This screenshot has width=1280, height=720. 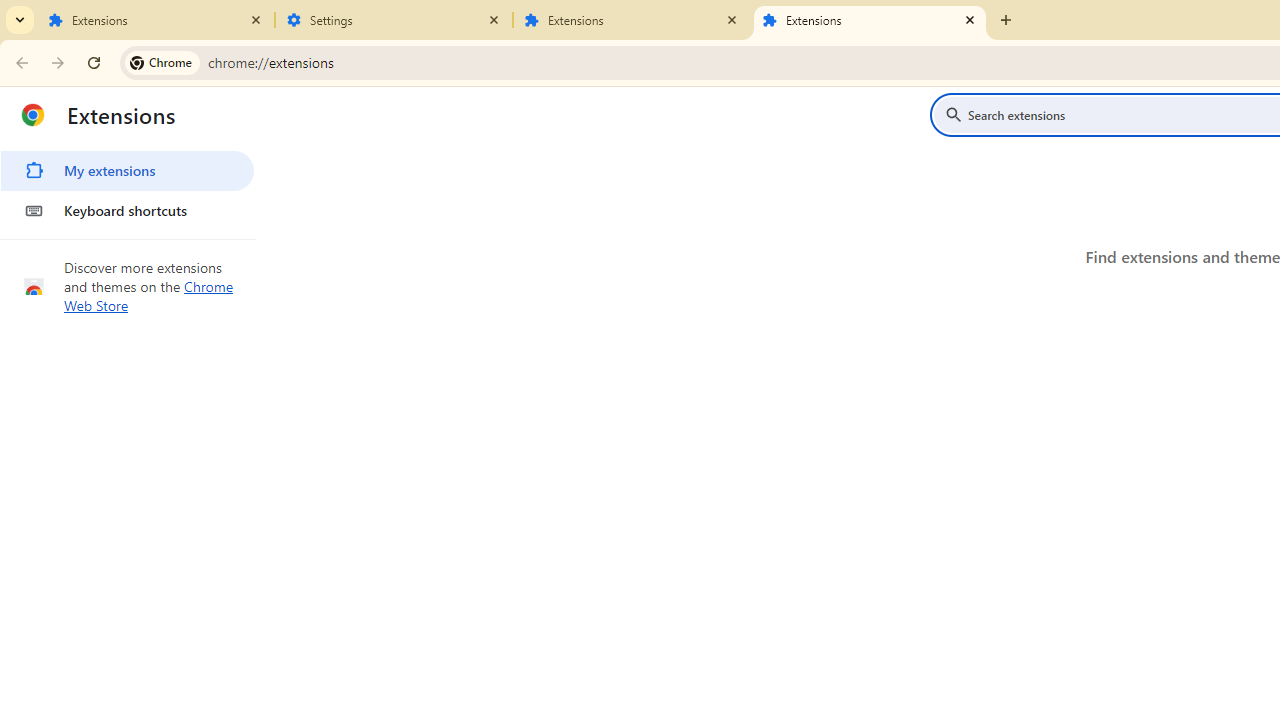 What do you see at coordinates (394, 20) in the screenshot?
I see `'Settings'` at bounding box center [394, 20].